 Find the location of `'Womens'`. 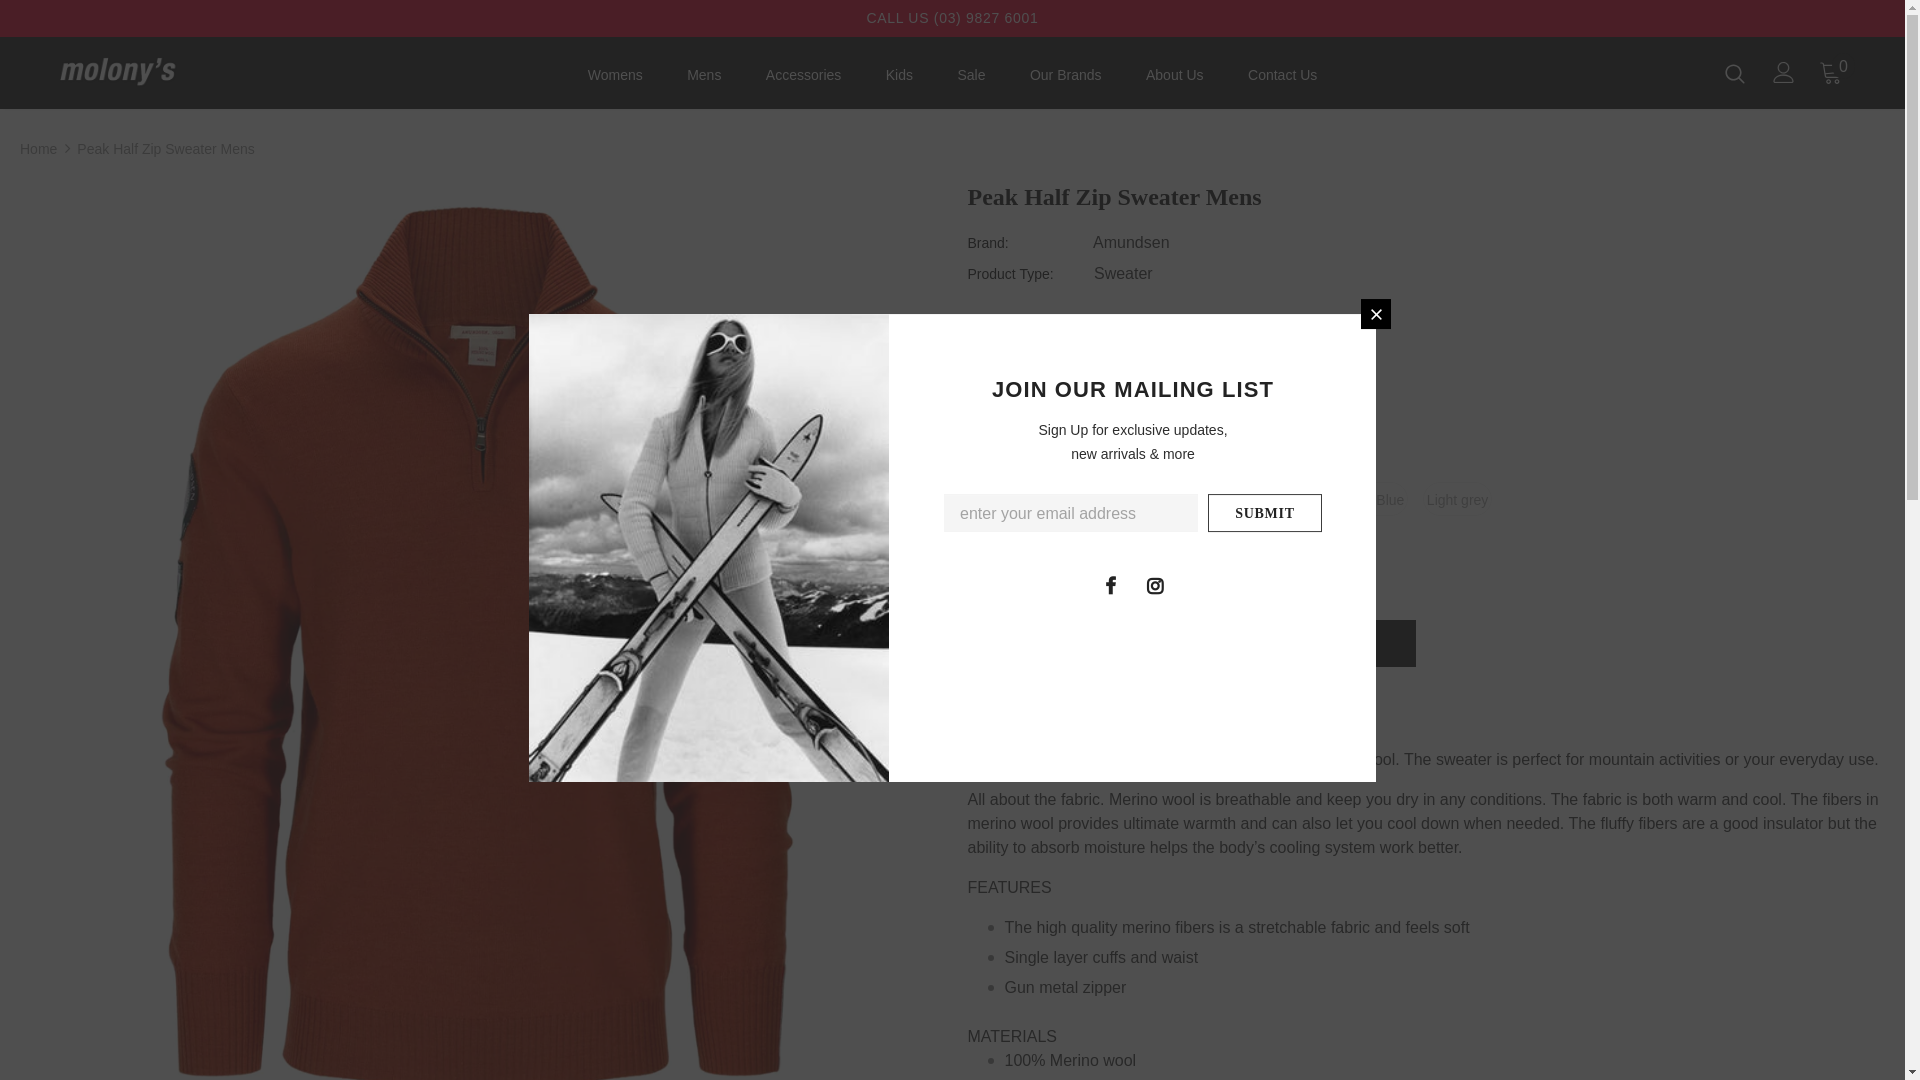

'Womens' is located at coordinates (614, 79).